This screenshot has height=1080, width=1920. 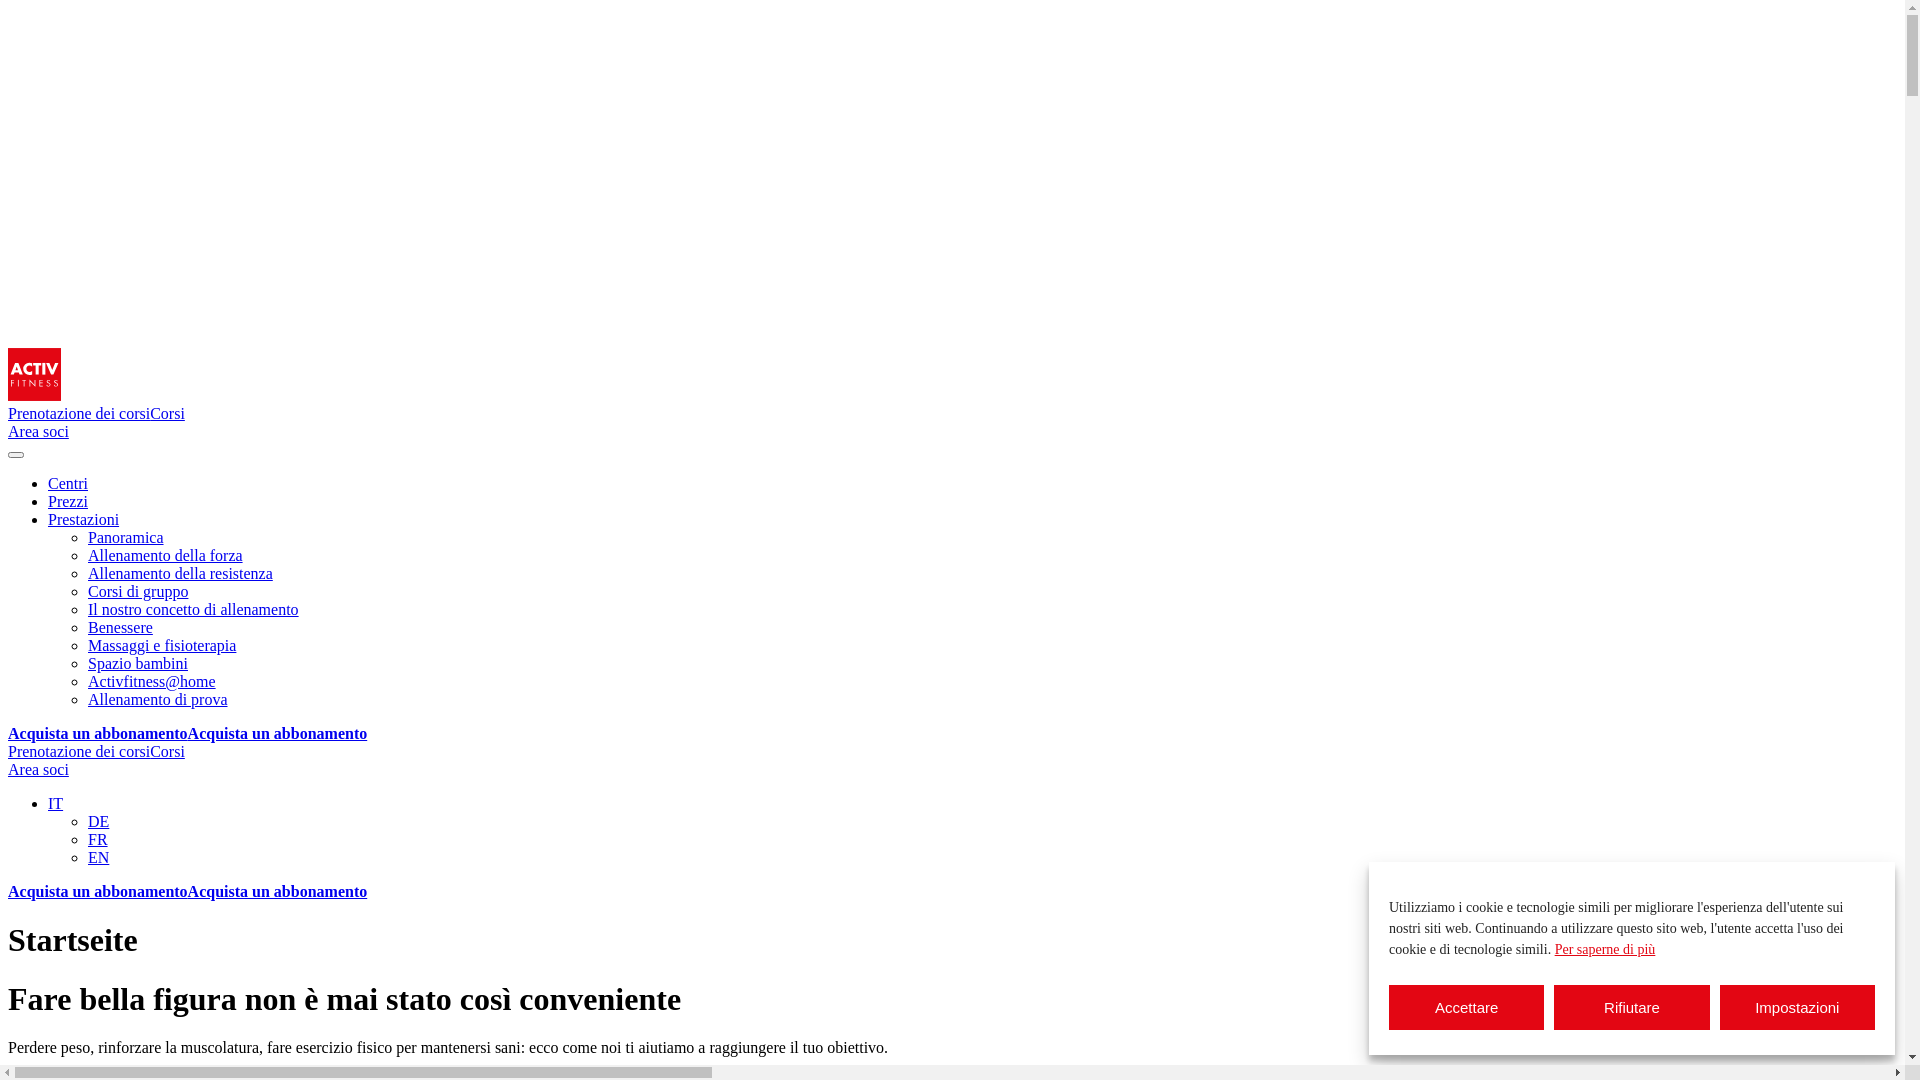 I want to click on 'Rifiutare', so click(x=1631, y=1007).